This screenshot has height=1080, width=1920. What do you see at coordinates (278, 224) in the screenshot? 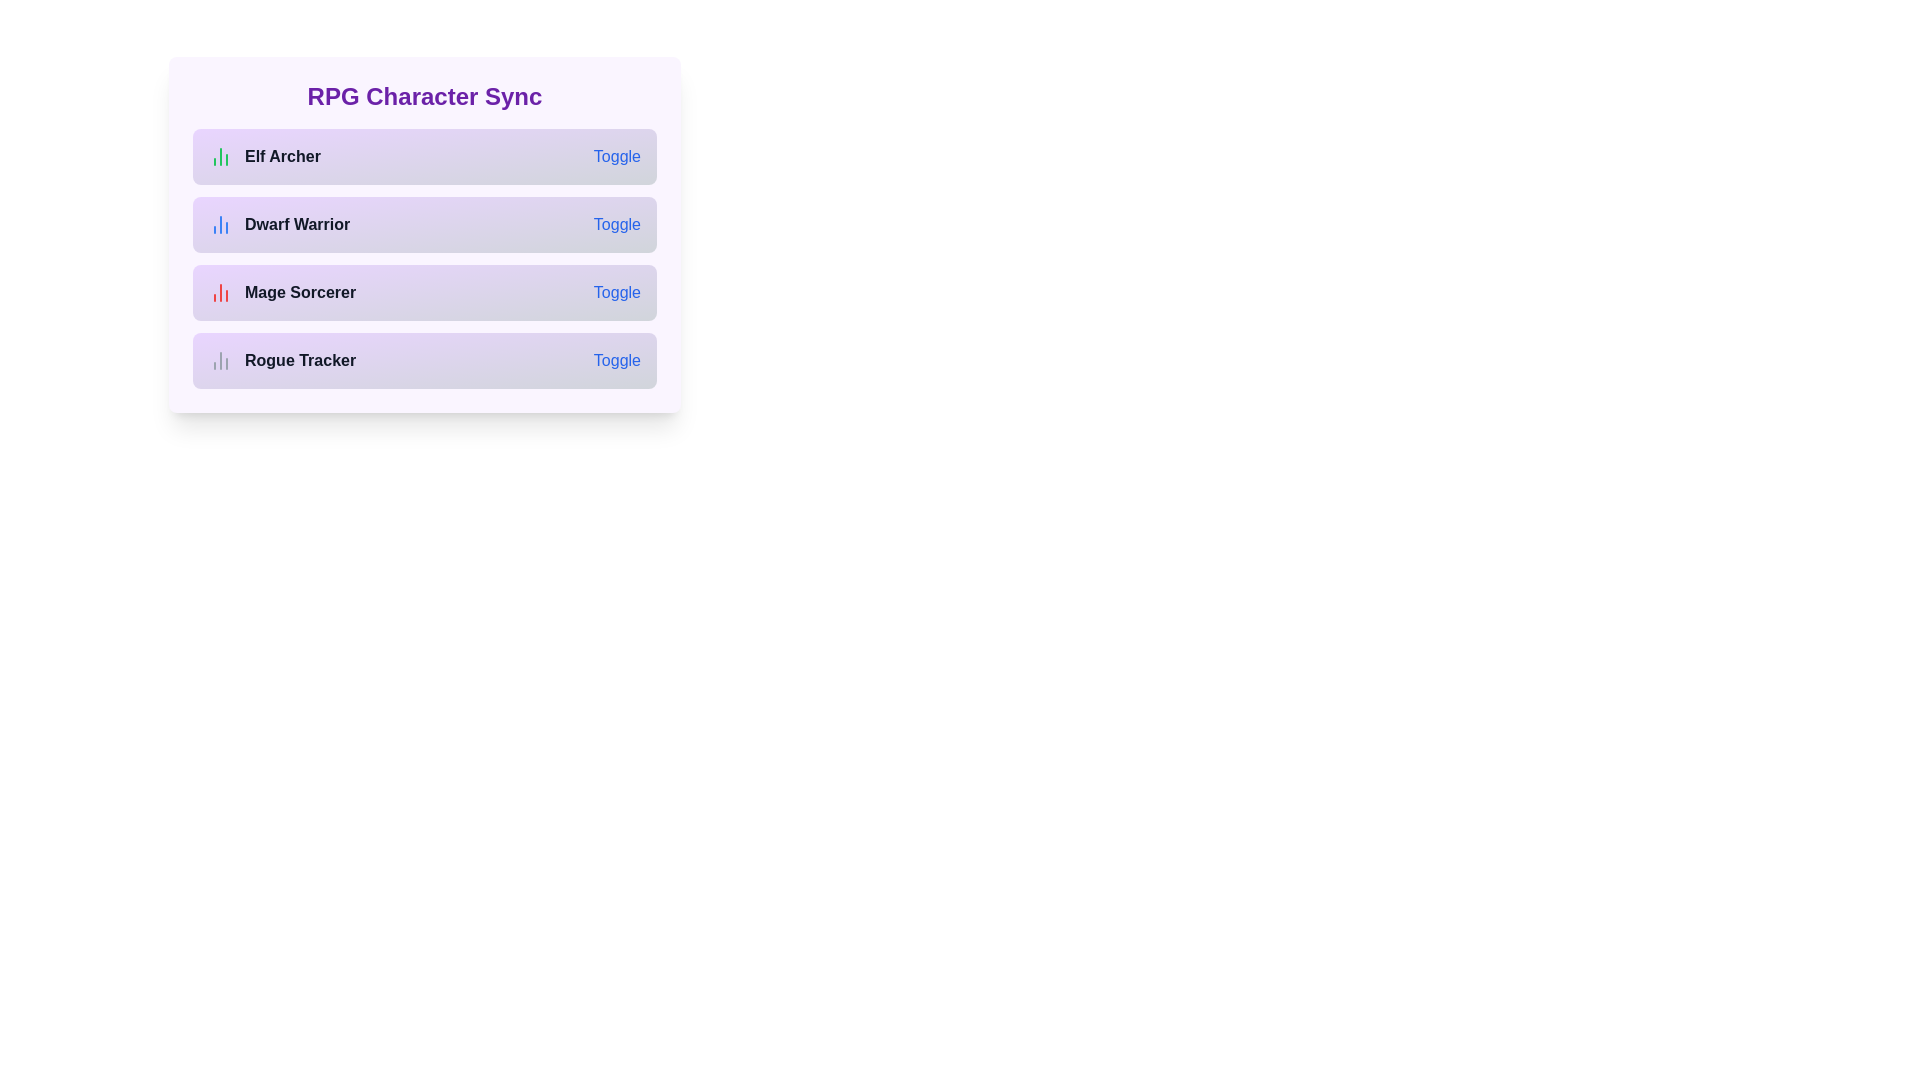
I see `the 'Dwarf Warrior' selectable option in the character roles list` at bounding box center [278, 224].